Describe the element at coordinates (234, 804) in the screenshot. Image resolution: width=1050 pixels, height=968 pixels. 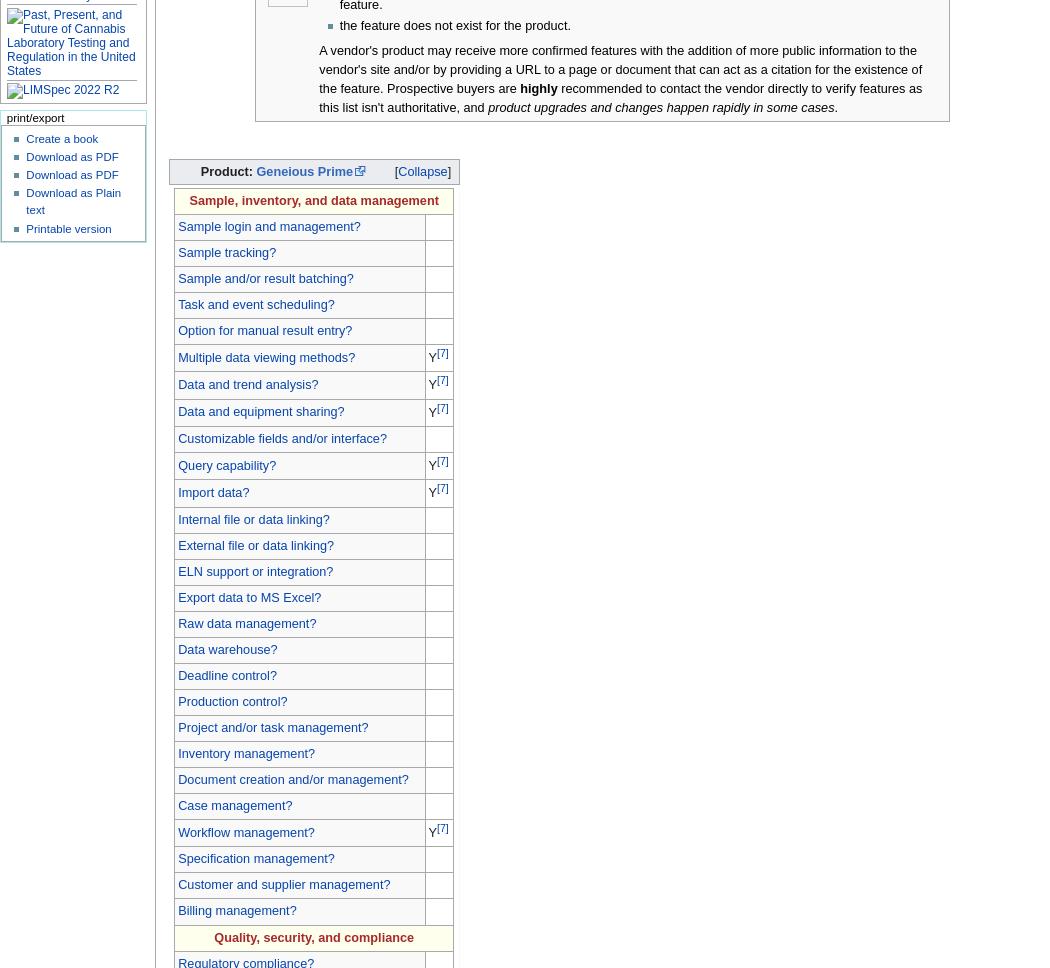
I see `'Case management?'` at that location.